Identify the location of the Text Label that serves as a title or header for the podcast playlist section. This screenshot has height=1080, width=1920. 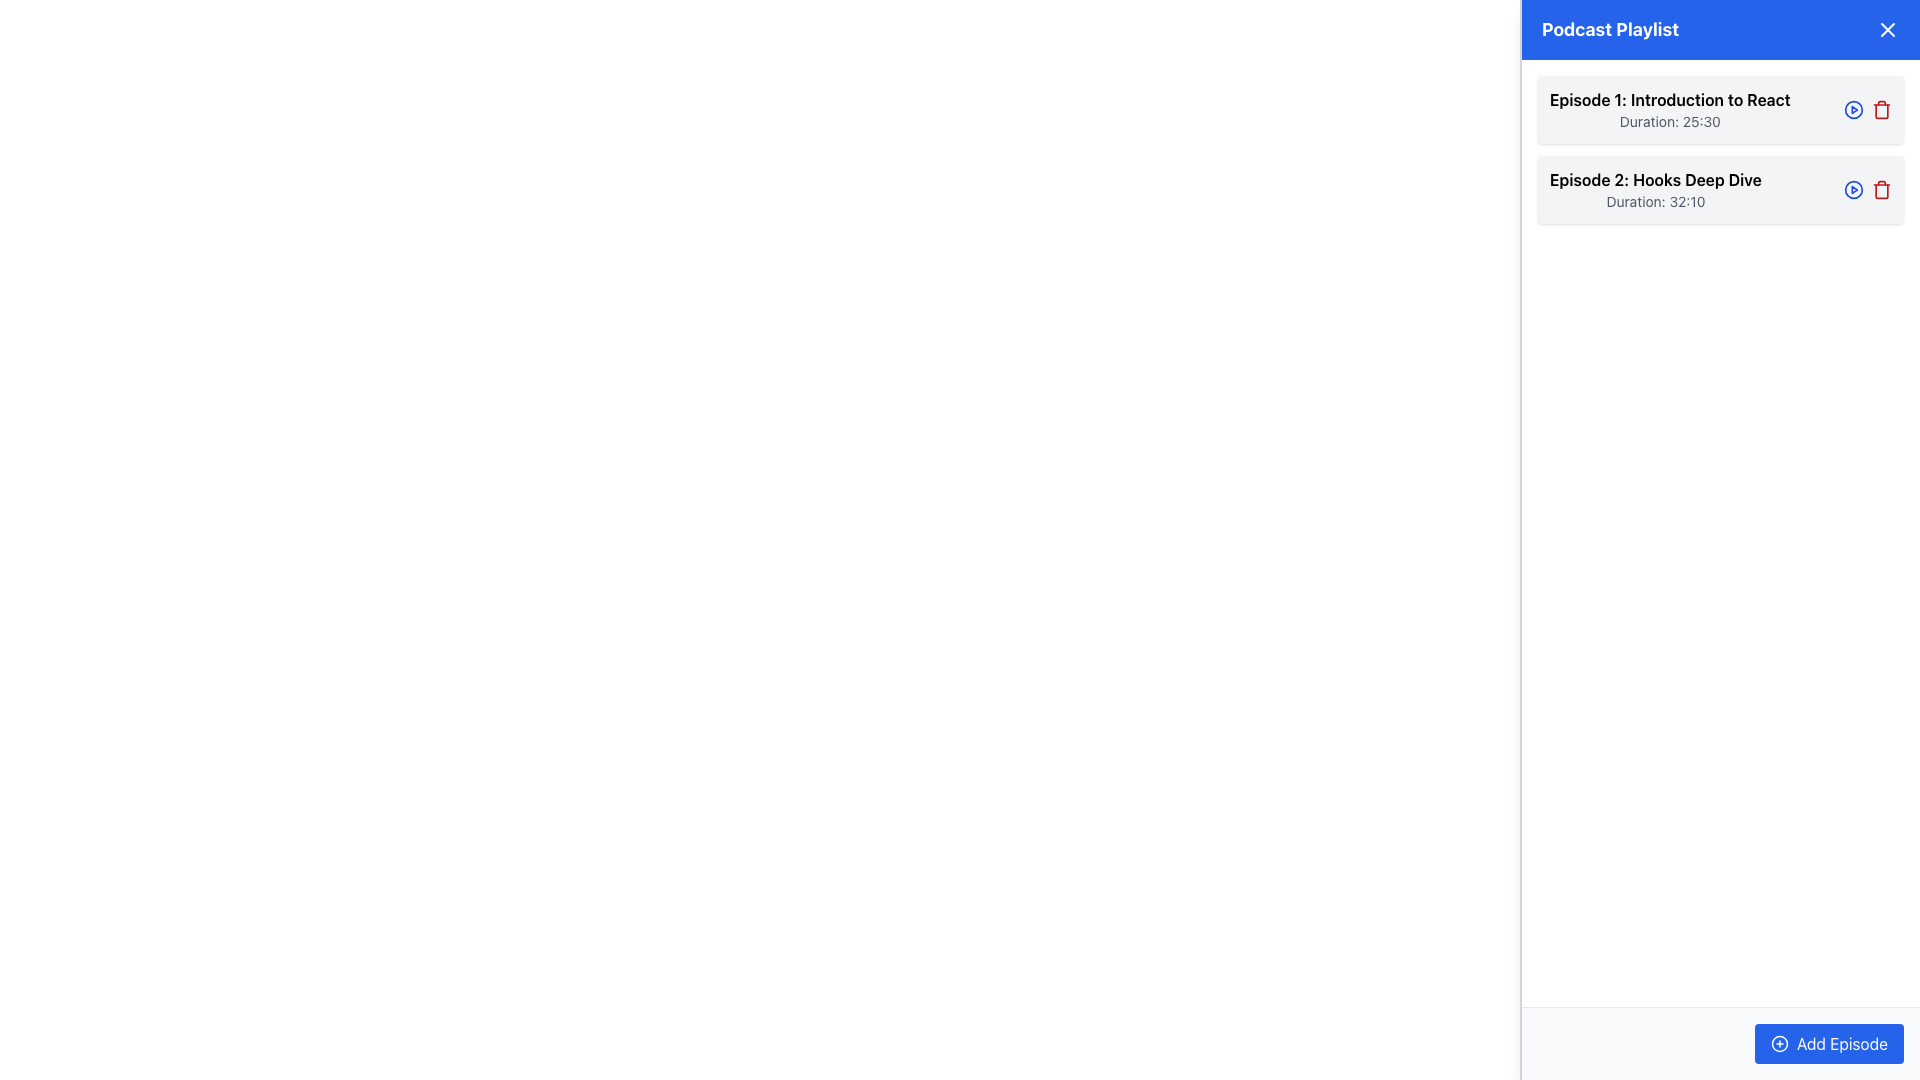
(1610, 30).